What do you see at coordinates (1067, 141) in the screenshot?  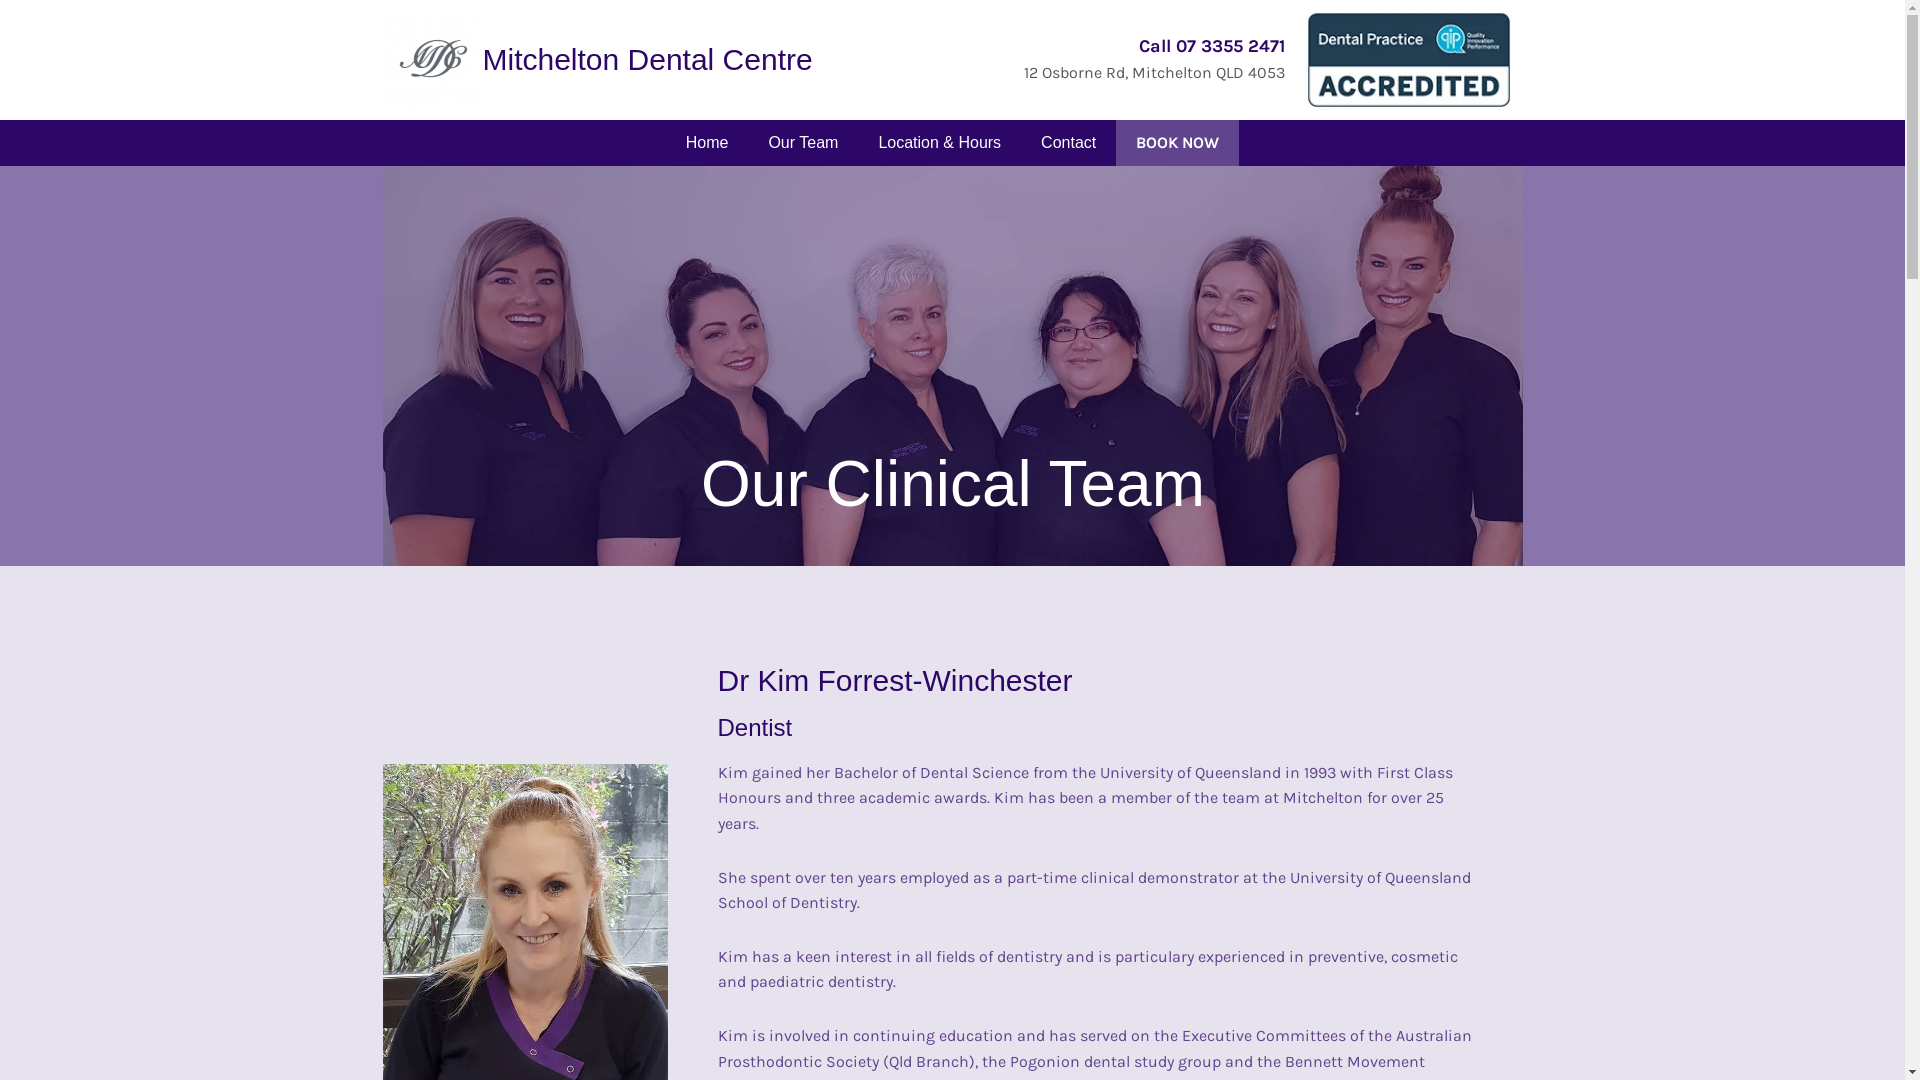 I see `'Contact'` at bounding box center [1067, 141].